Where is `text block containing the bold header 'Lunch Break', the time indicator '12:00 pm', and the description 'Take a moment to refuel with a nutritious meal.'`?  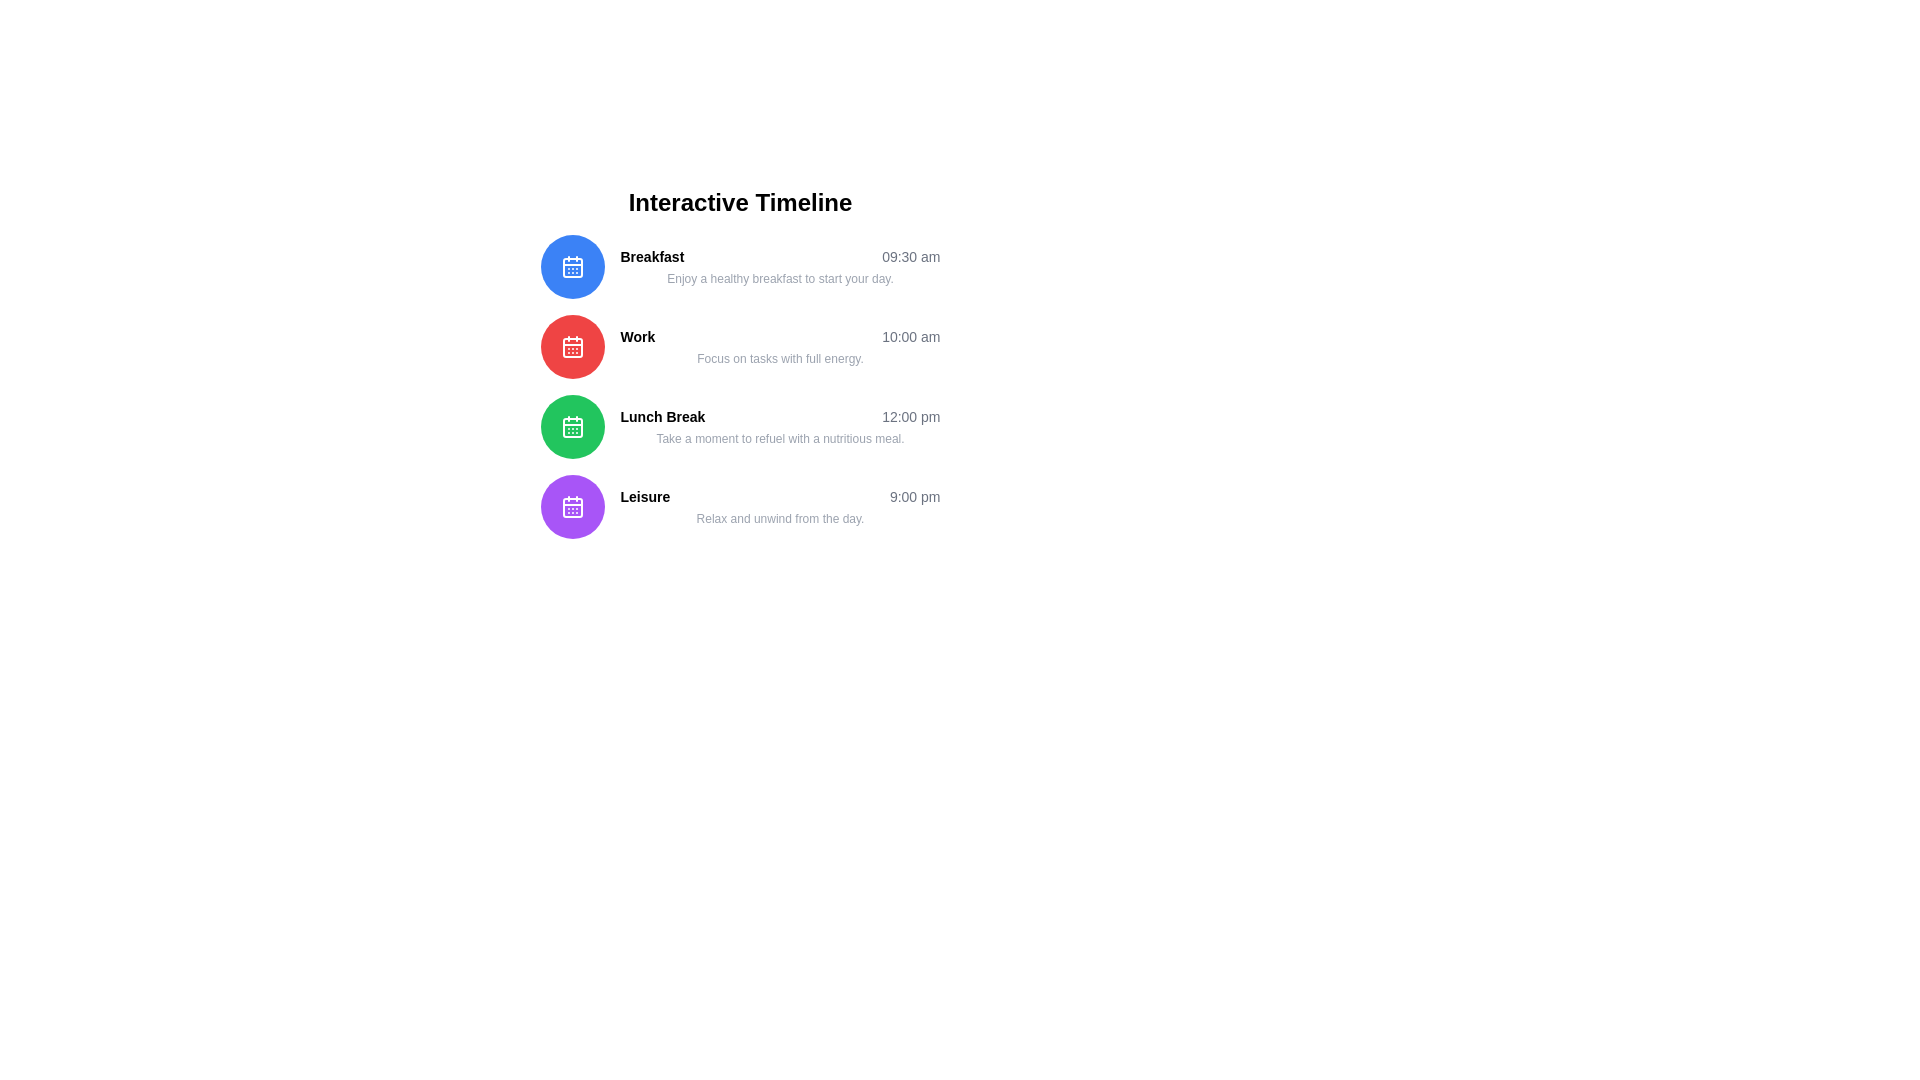 text block containing the bold header 'Lunch Break', the time indicator '12:00 pm', and the description 'Take a moment to refuel with a nutritious meal.' is located at coordinates (779, 426).